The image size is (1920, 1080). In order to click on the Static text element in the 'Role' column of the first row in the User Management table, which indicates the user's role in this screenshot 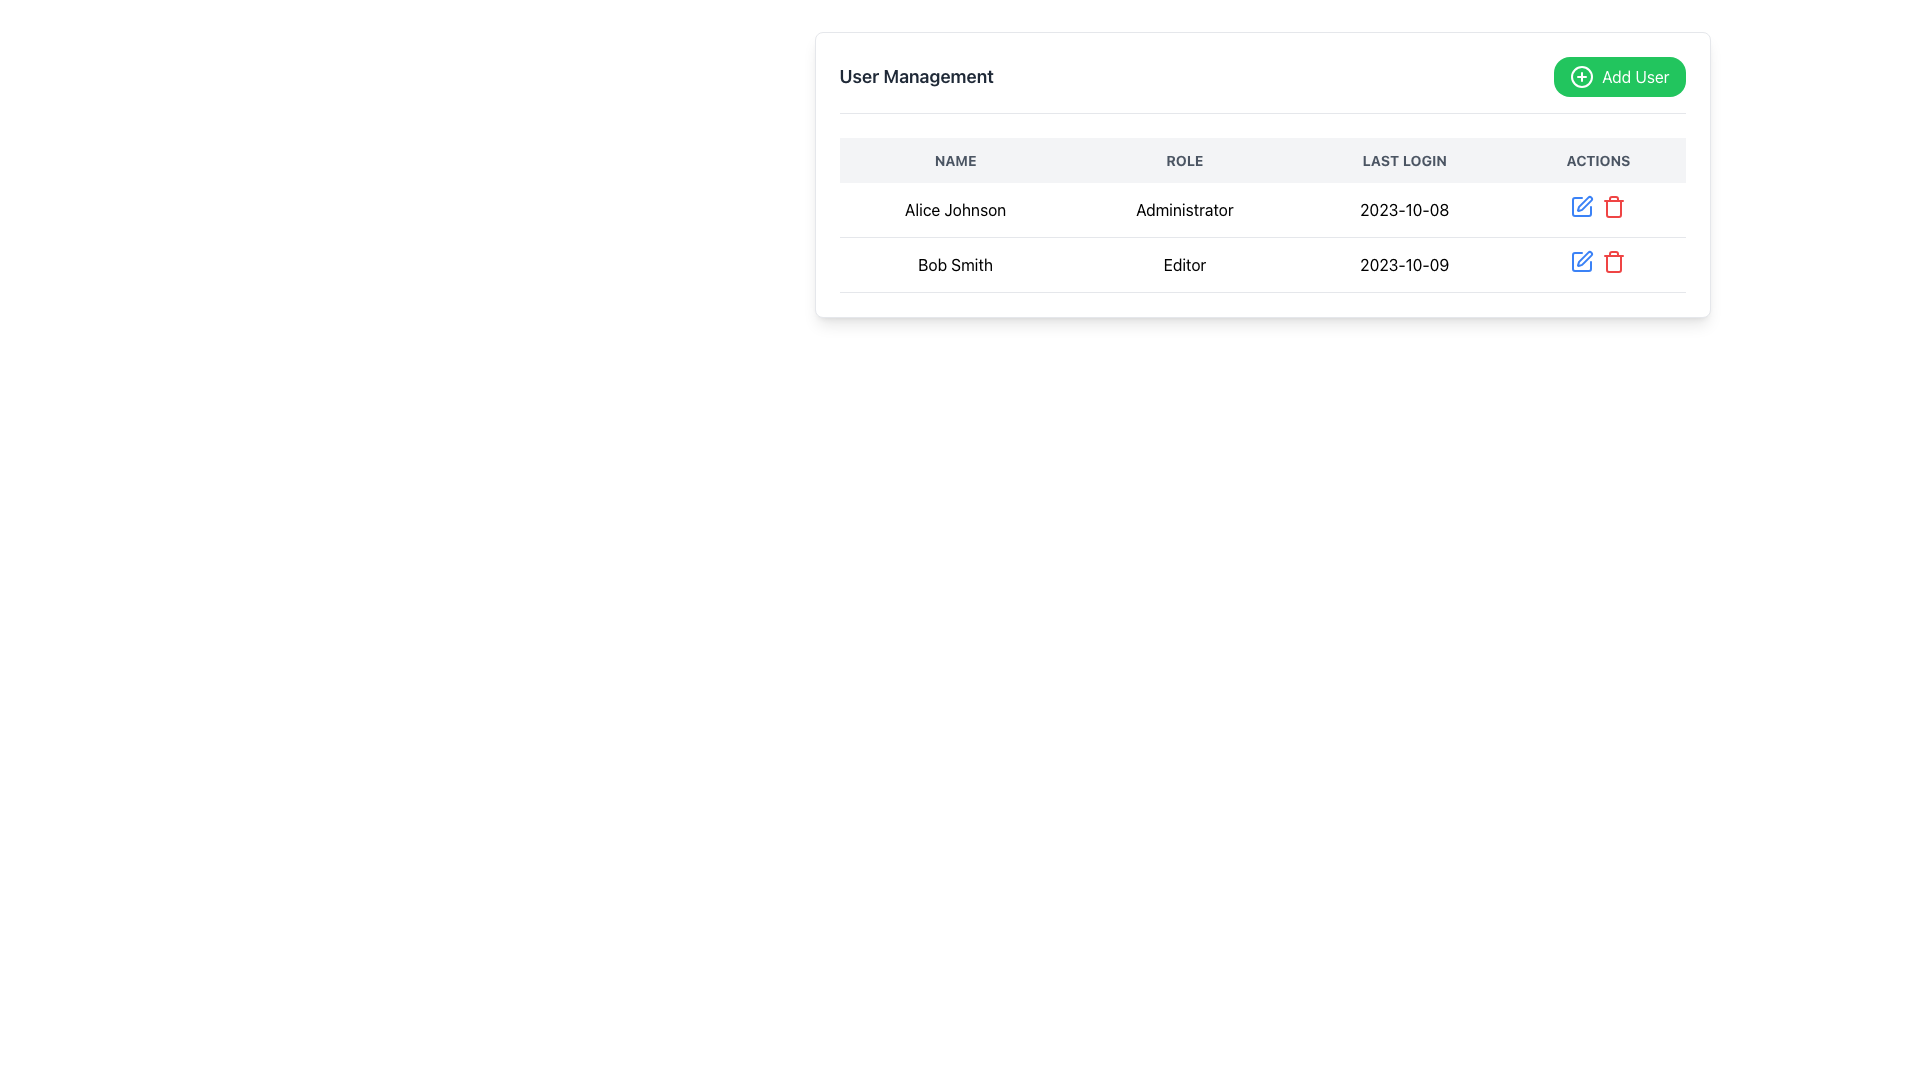, I will do `click(1184, 210)`.